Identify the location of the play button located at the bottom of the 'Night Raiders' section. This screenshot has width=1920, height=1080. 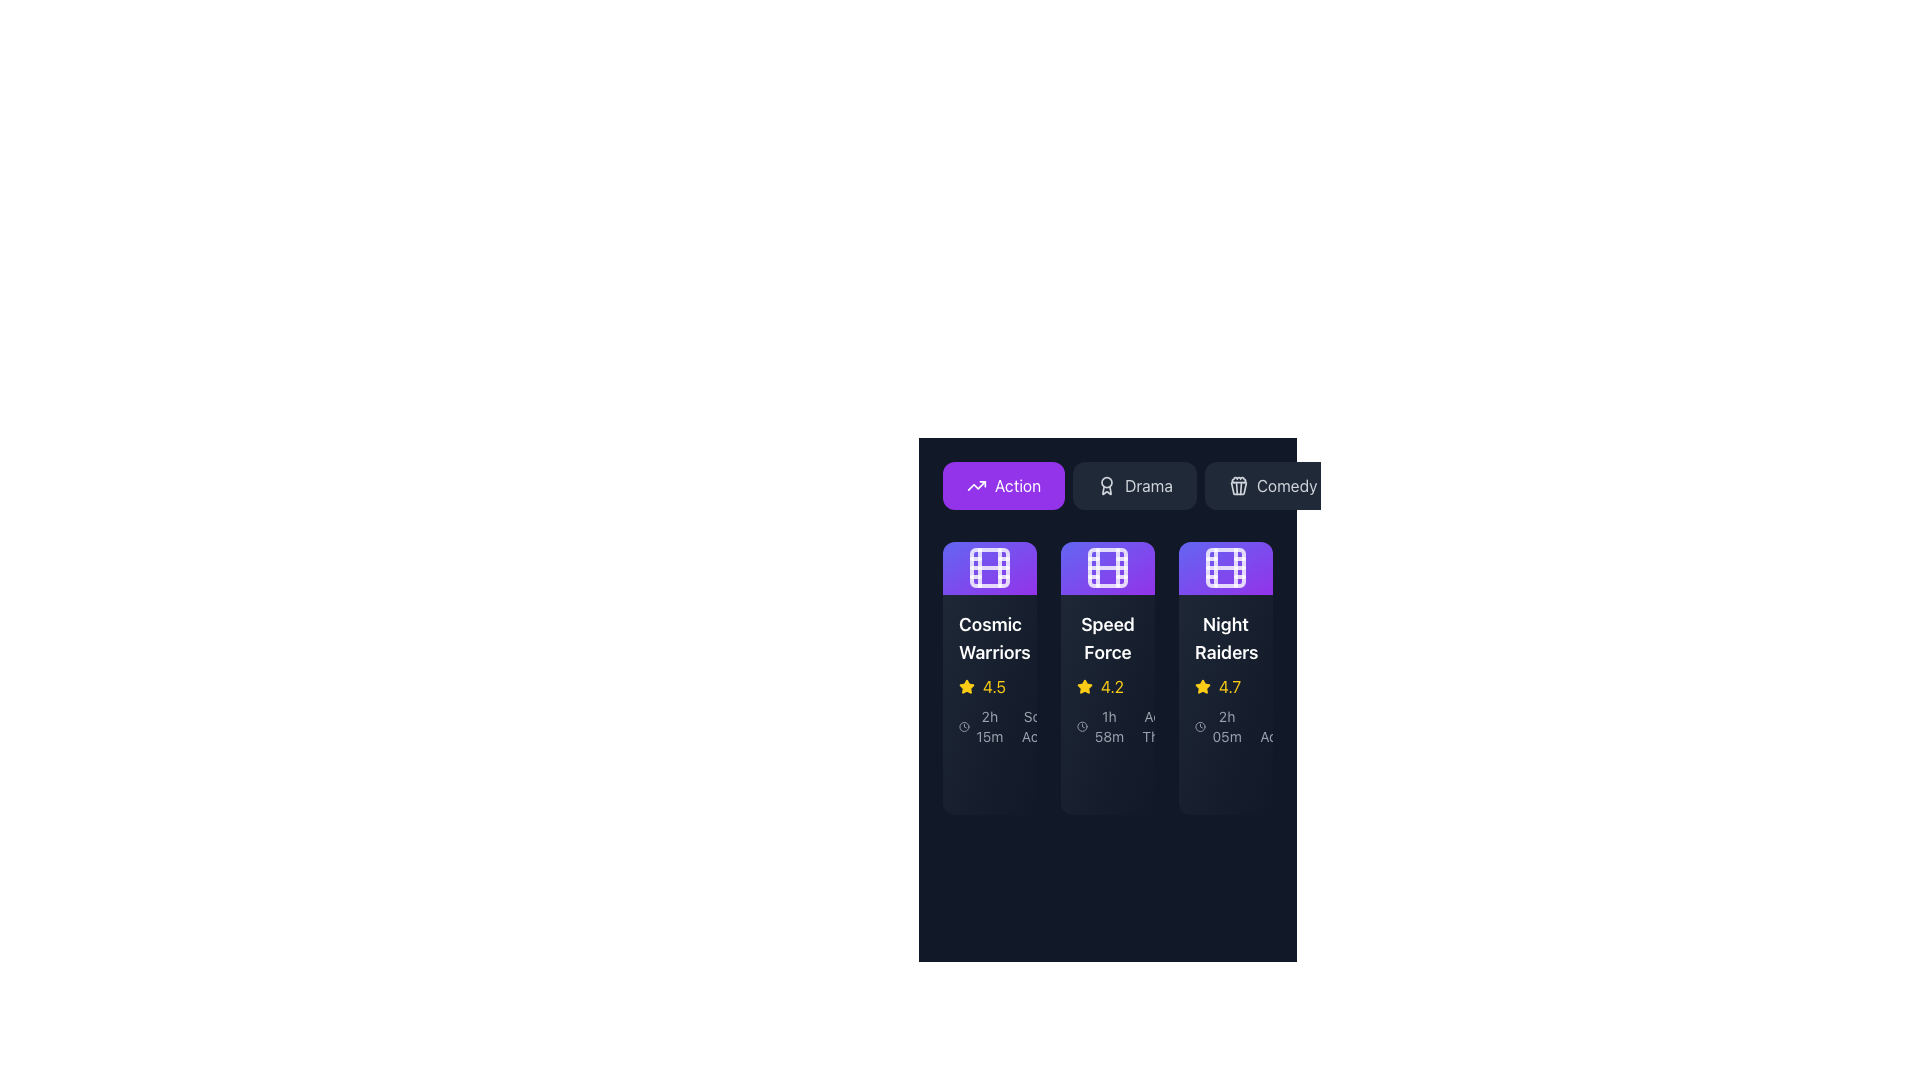
(1237, 777).